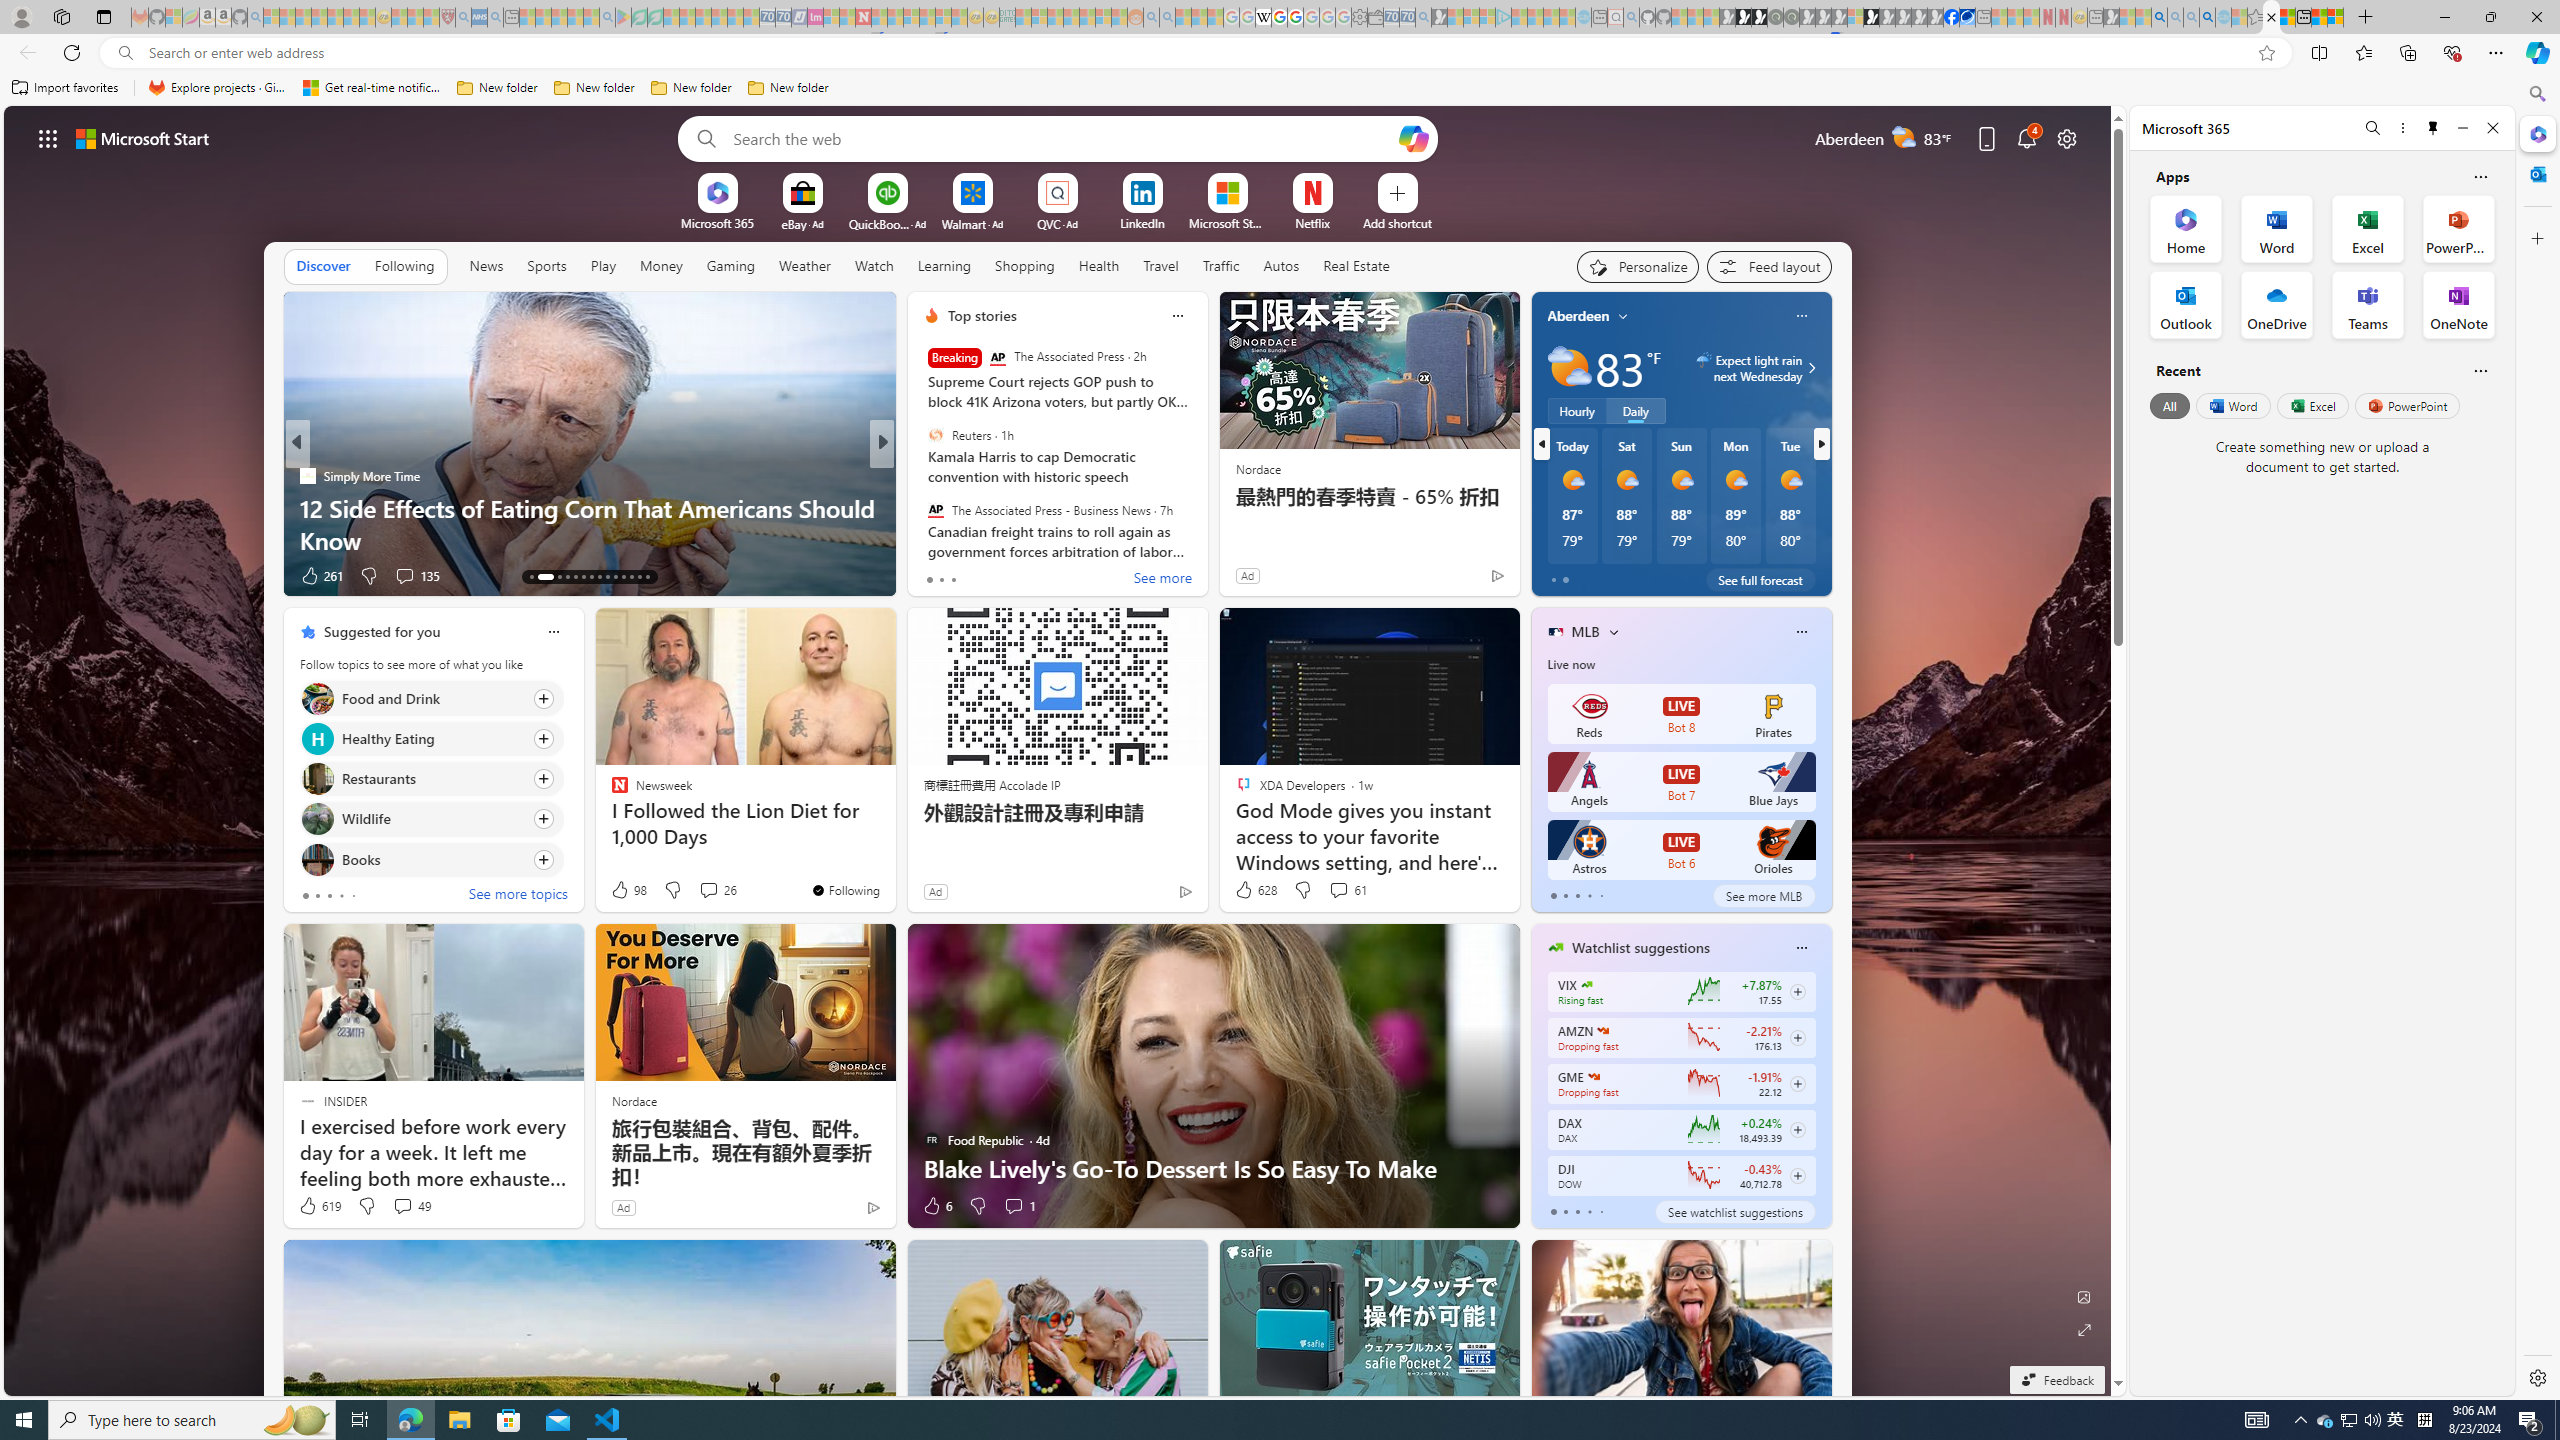 This screenshot has height=1440, width=2560. What do you see at coordinates (1020, 574) in the screenshot?
I see `'View comments 13 Comment'` at bounding box center [1020, 574].